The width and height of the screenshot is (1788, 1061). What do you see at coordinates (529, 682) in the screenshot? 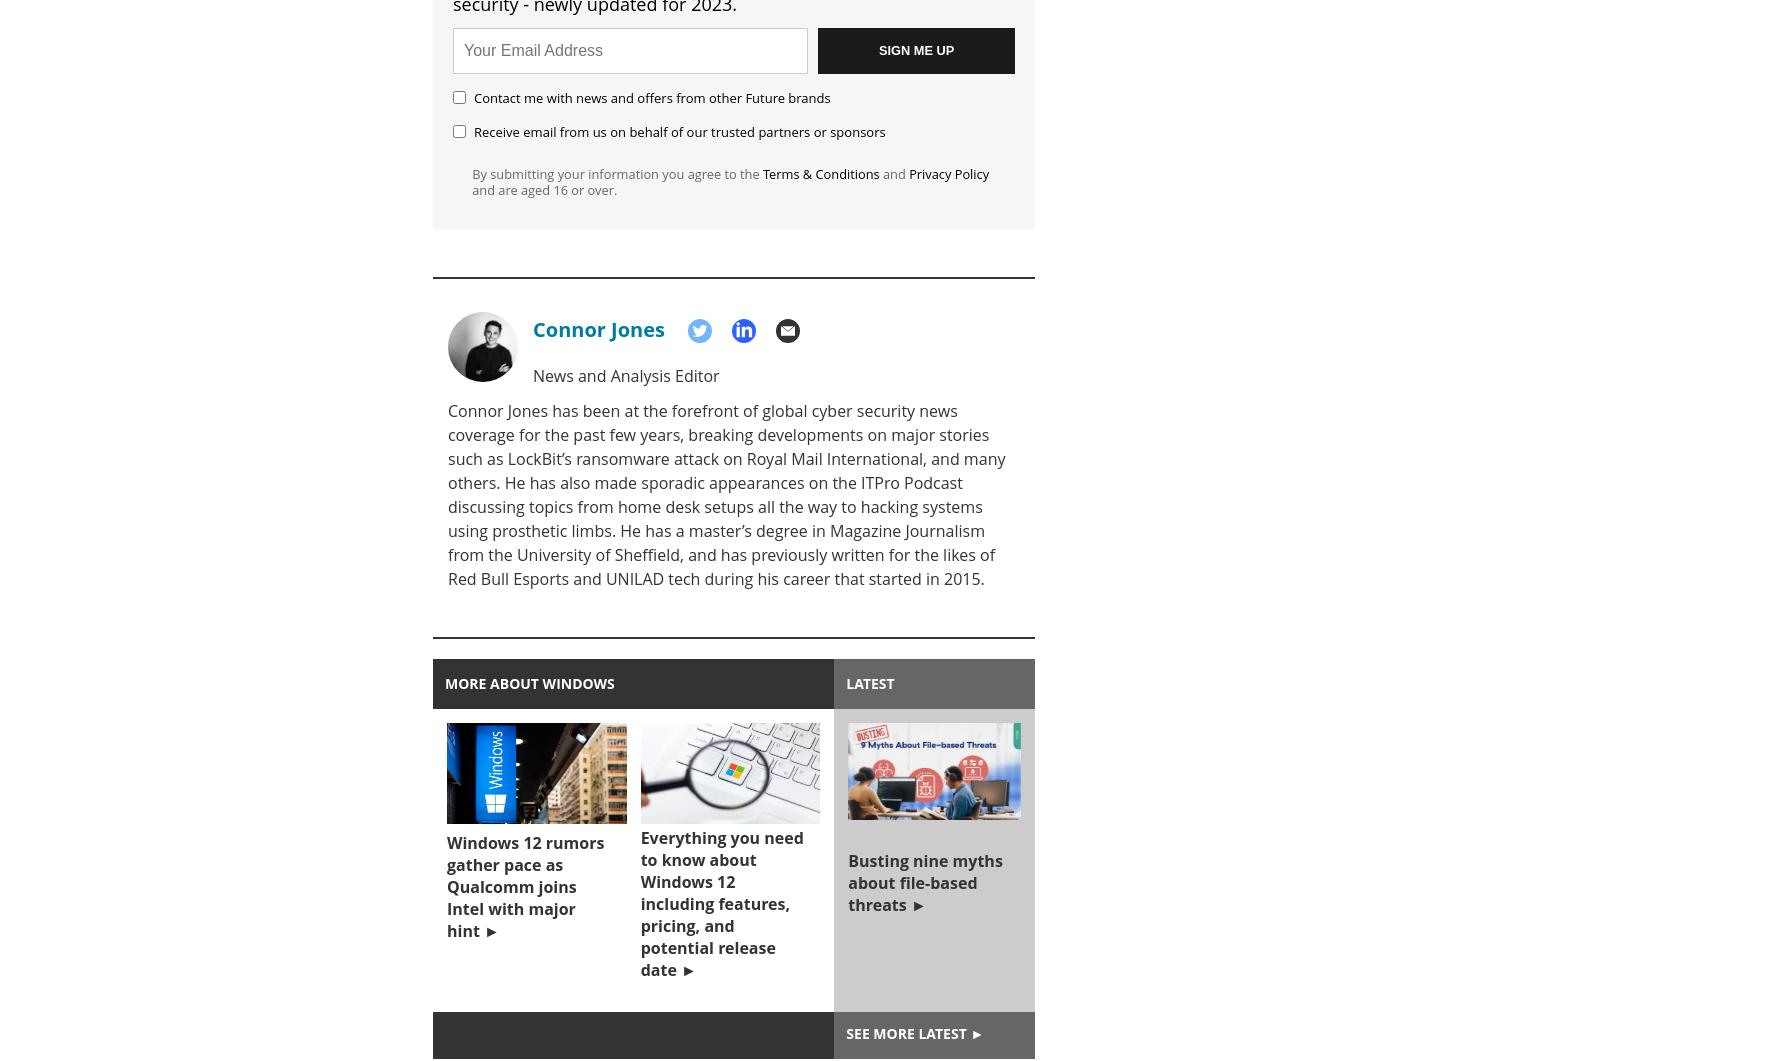
I see `'More about windows'` at bounding box center [529, 682].